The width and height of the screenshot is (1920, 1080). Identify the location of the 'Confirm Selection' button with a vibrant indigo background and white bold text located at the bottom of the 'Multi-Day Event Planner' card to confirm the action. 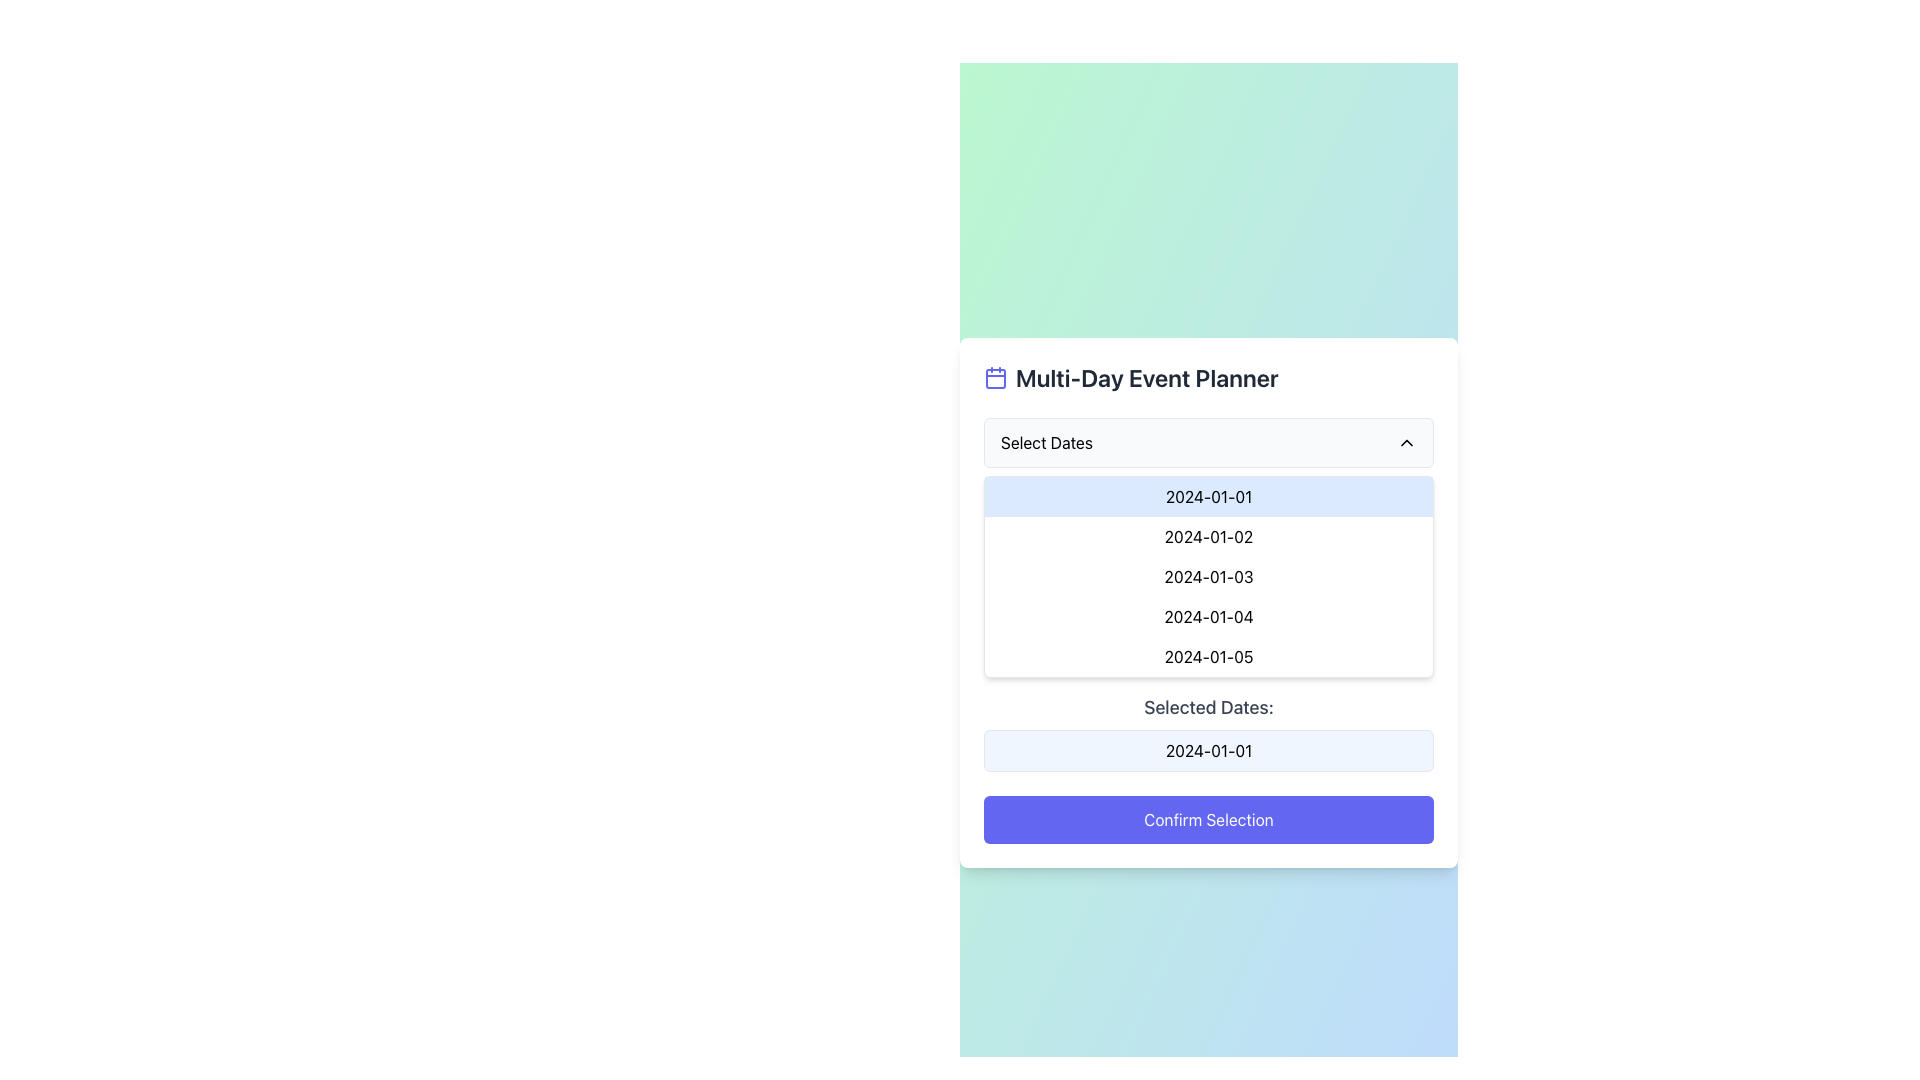
(1208, 820).